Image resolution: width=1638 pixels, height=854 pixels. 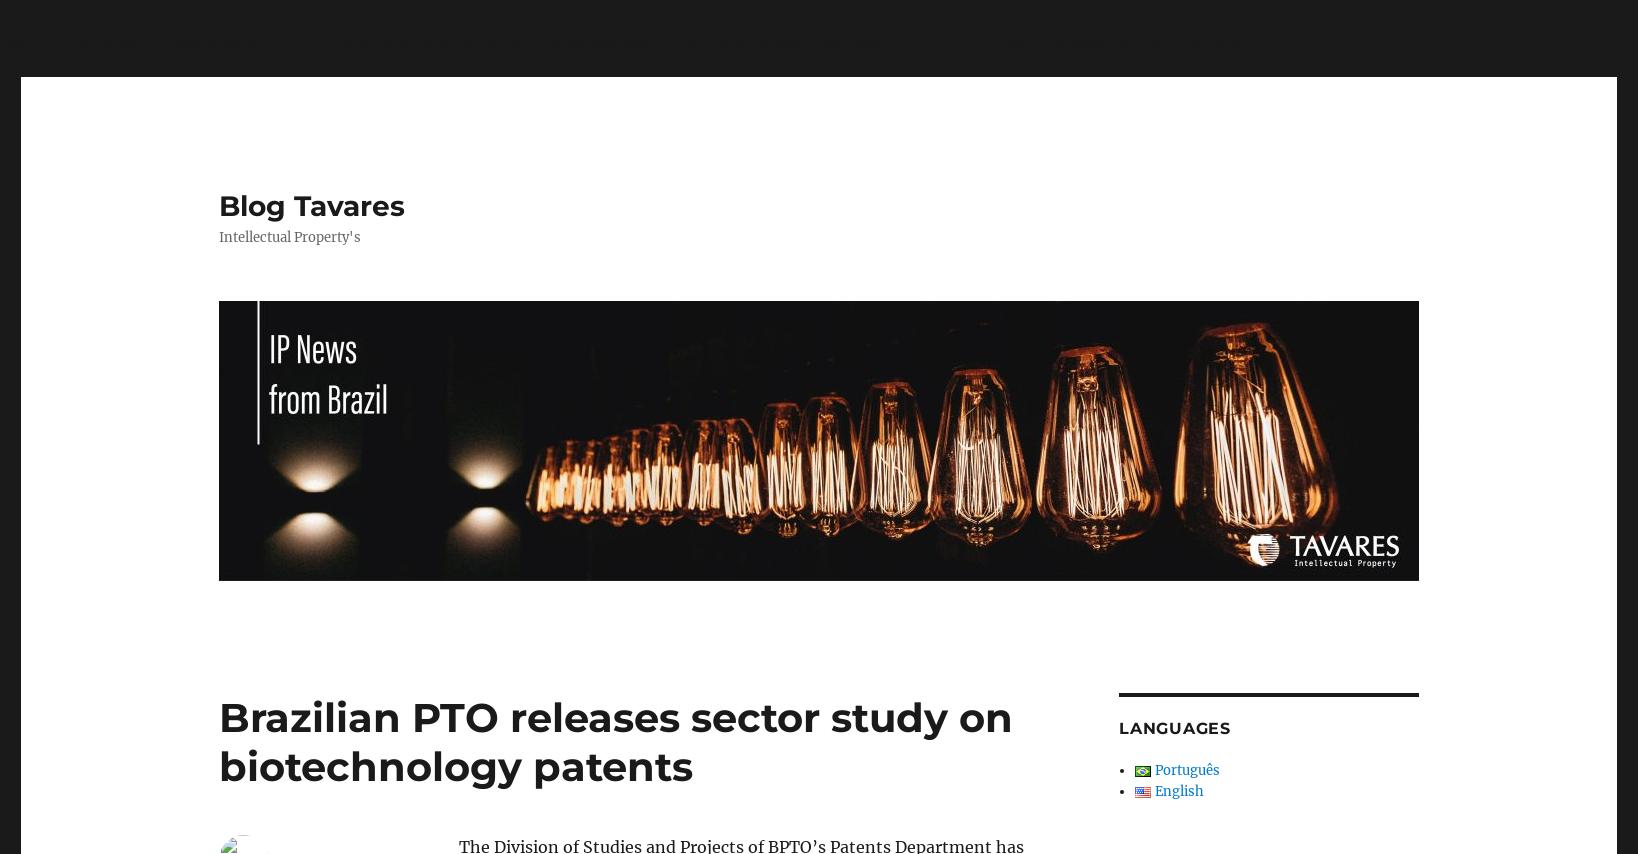 What do you see at coordinates (301, 42) in the screenshot?
I see `':  stripos() expects parameter 1 to be string, array given in'` at bounding box center [301, 42].